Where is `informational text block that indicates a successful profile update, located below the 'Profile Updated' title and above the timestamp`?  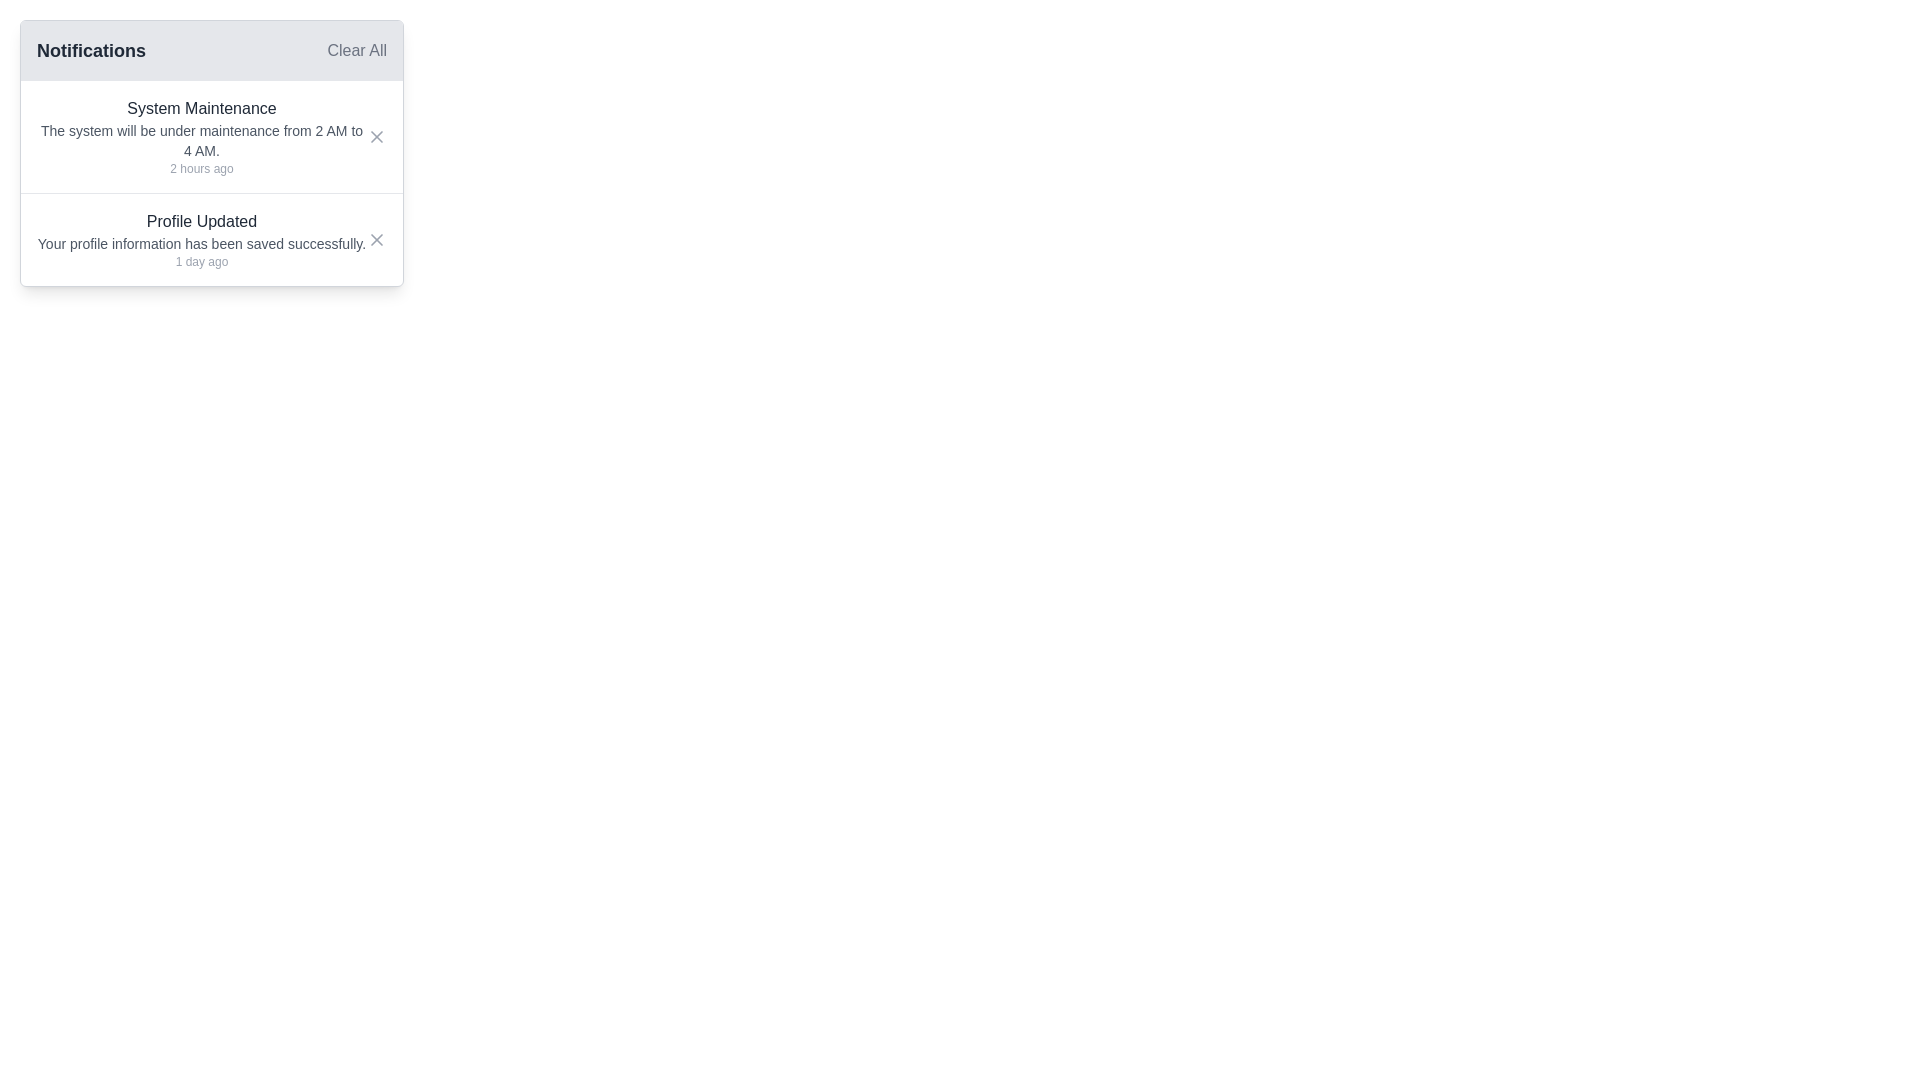
informational text block that indicates a successful profile update, located below the 'Profile Updated' title and above the timestamp is located at coordinates (201, 242).